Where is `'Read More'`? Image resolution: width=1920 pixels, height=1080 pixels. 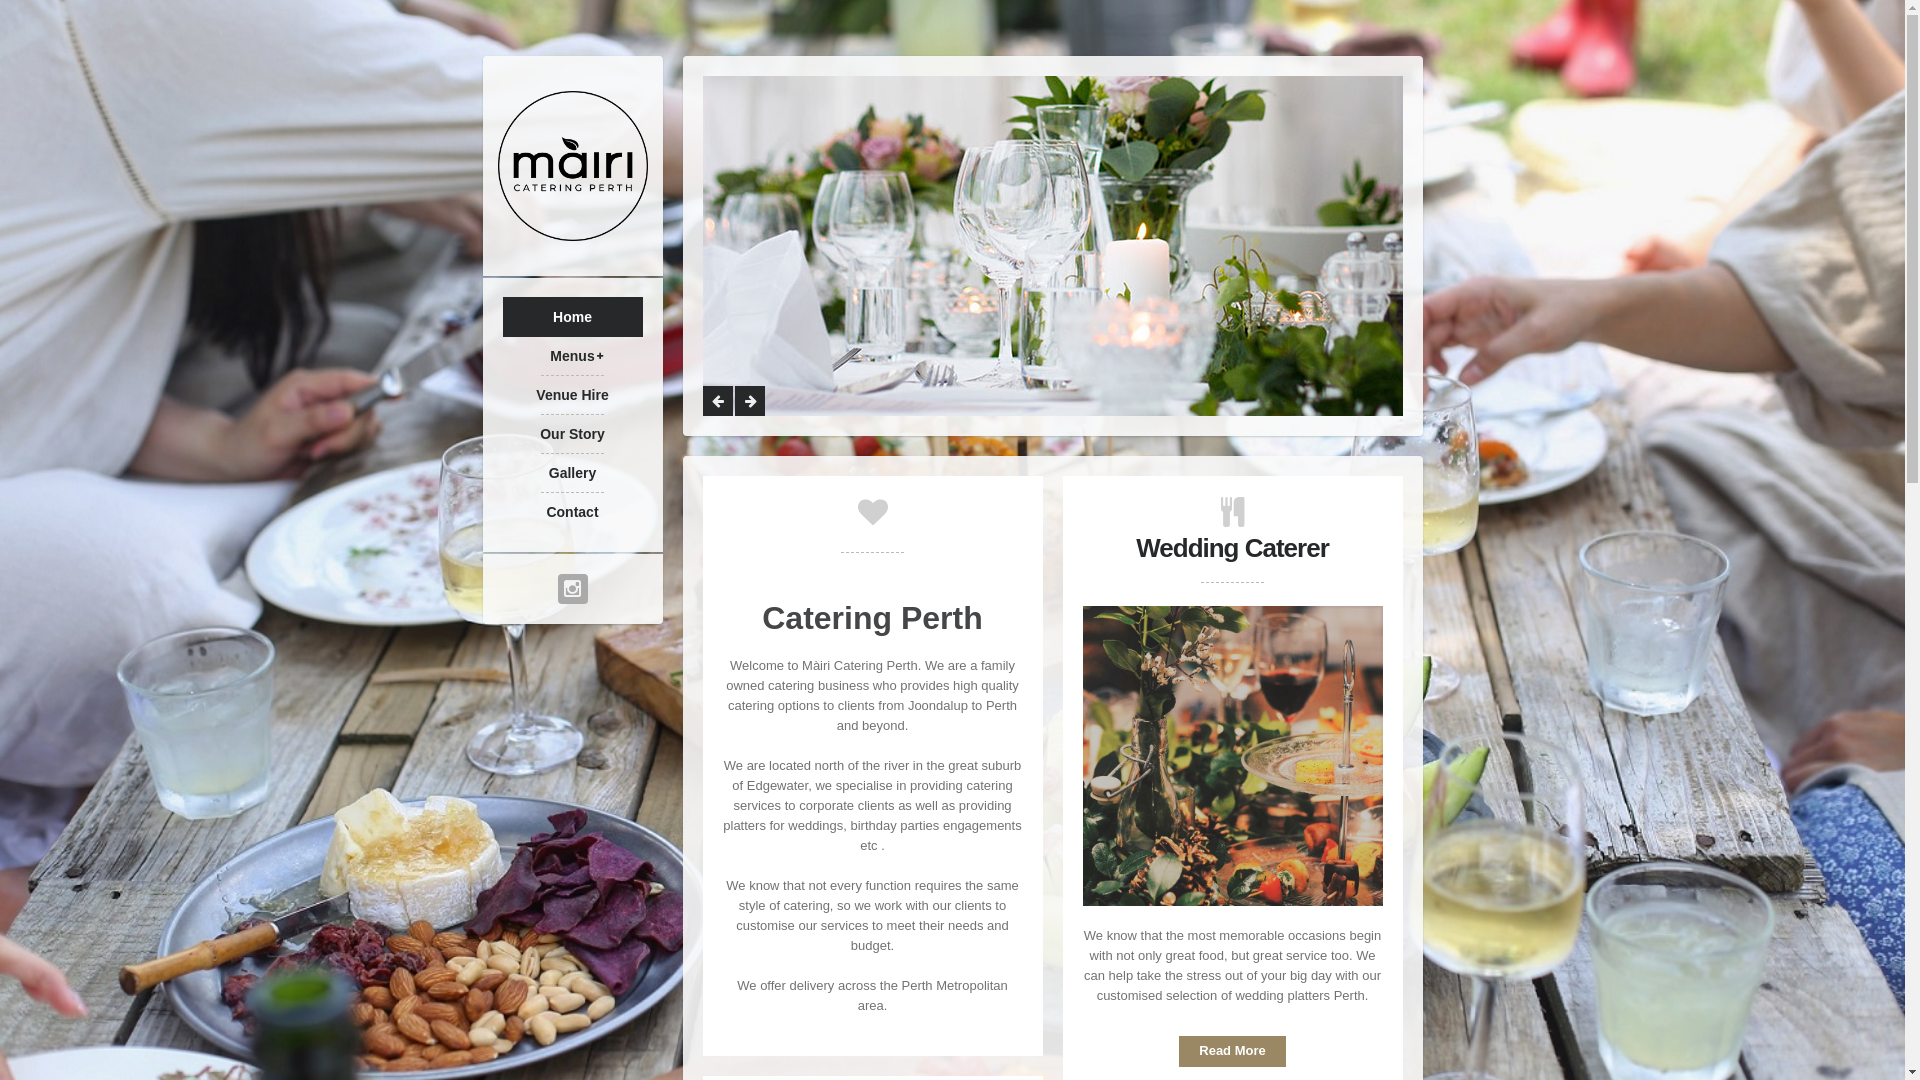
'Read More' is located at coordinates (1231, 1050).